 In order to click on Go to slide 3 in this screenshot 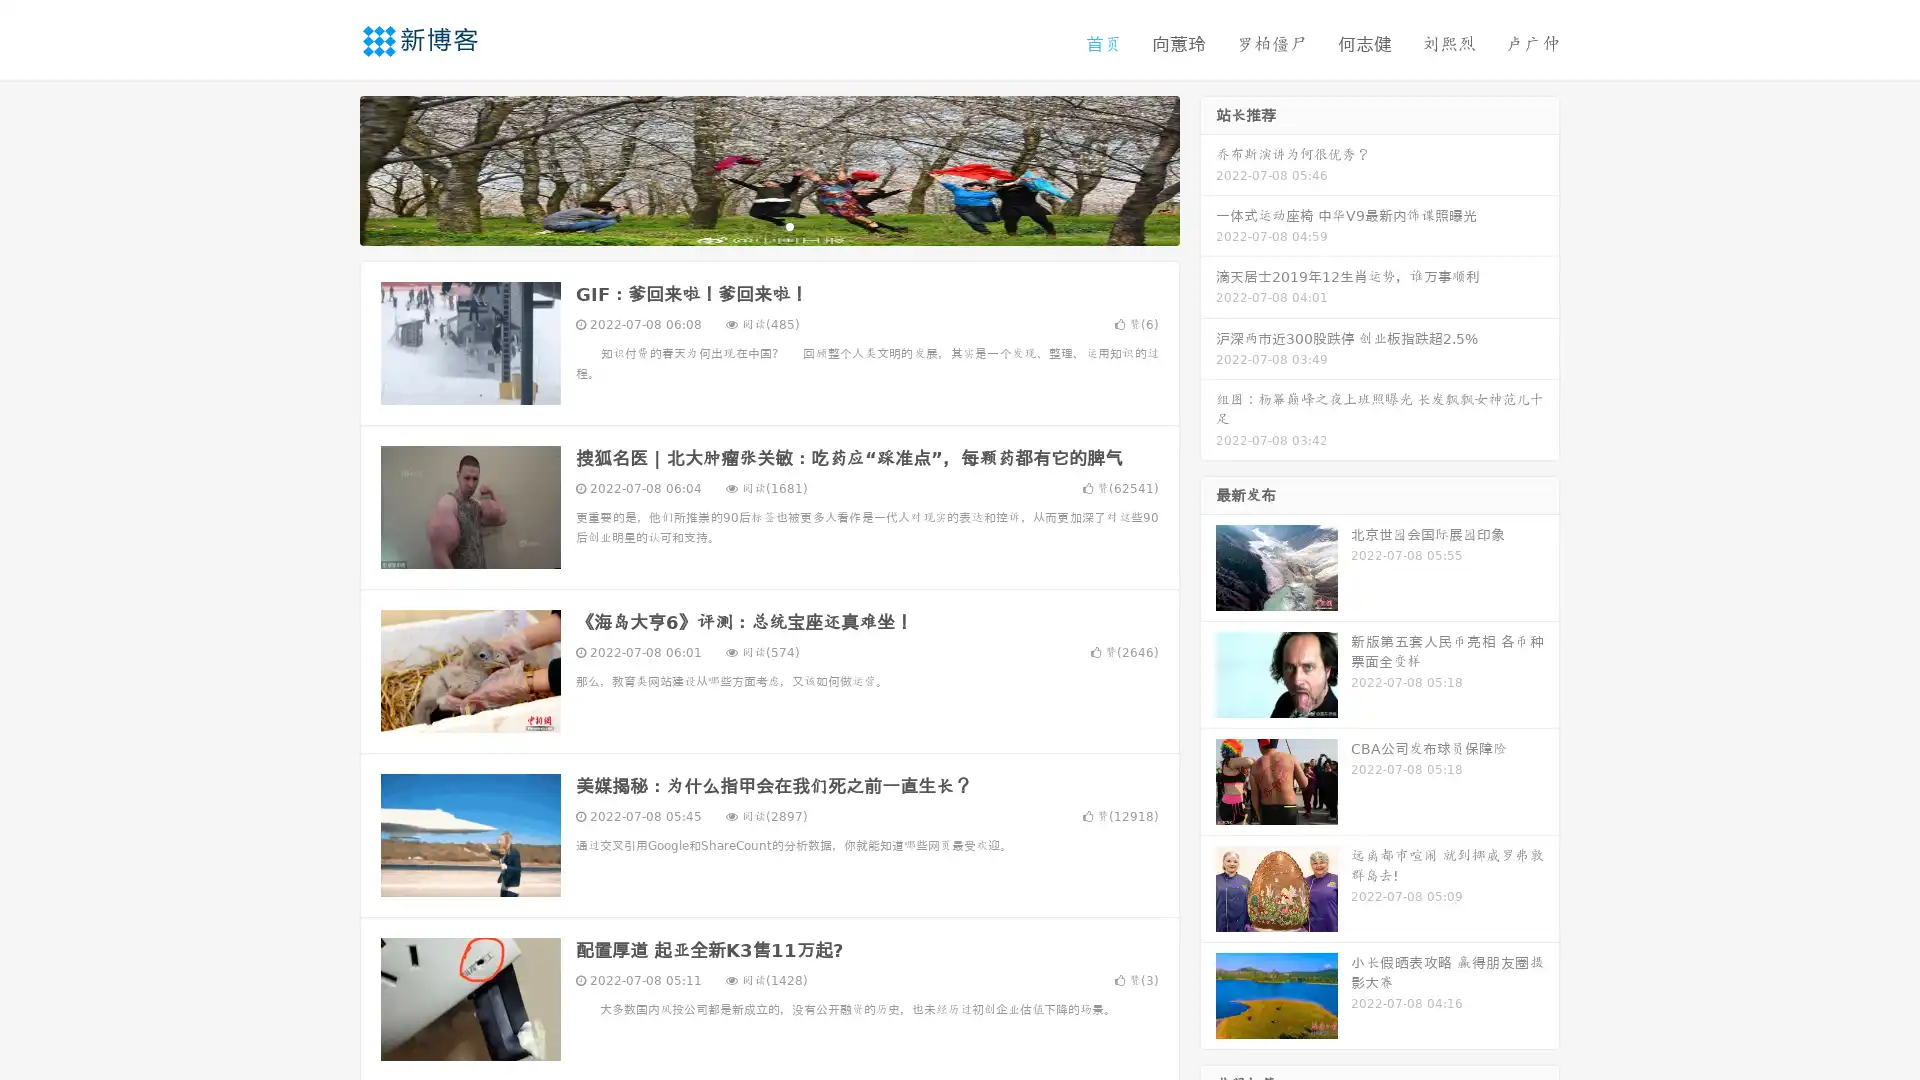, I will do `click(789, 225)`.